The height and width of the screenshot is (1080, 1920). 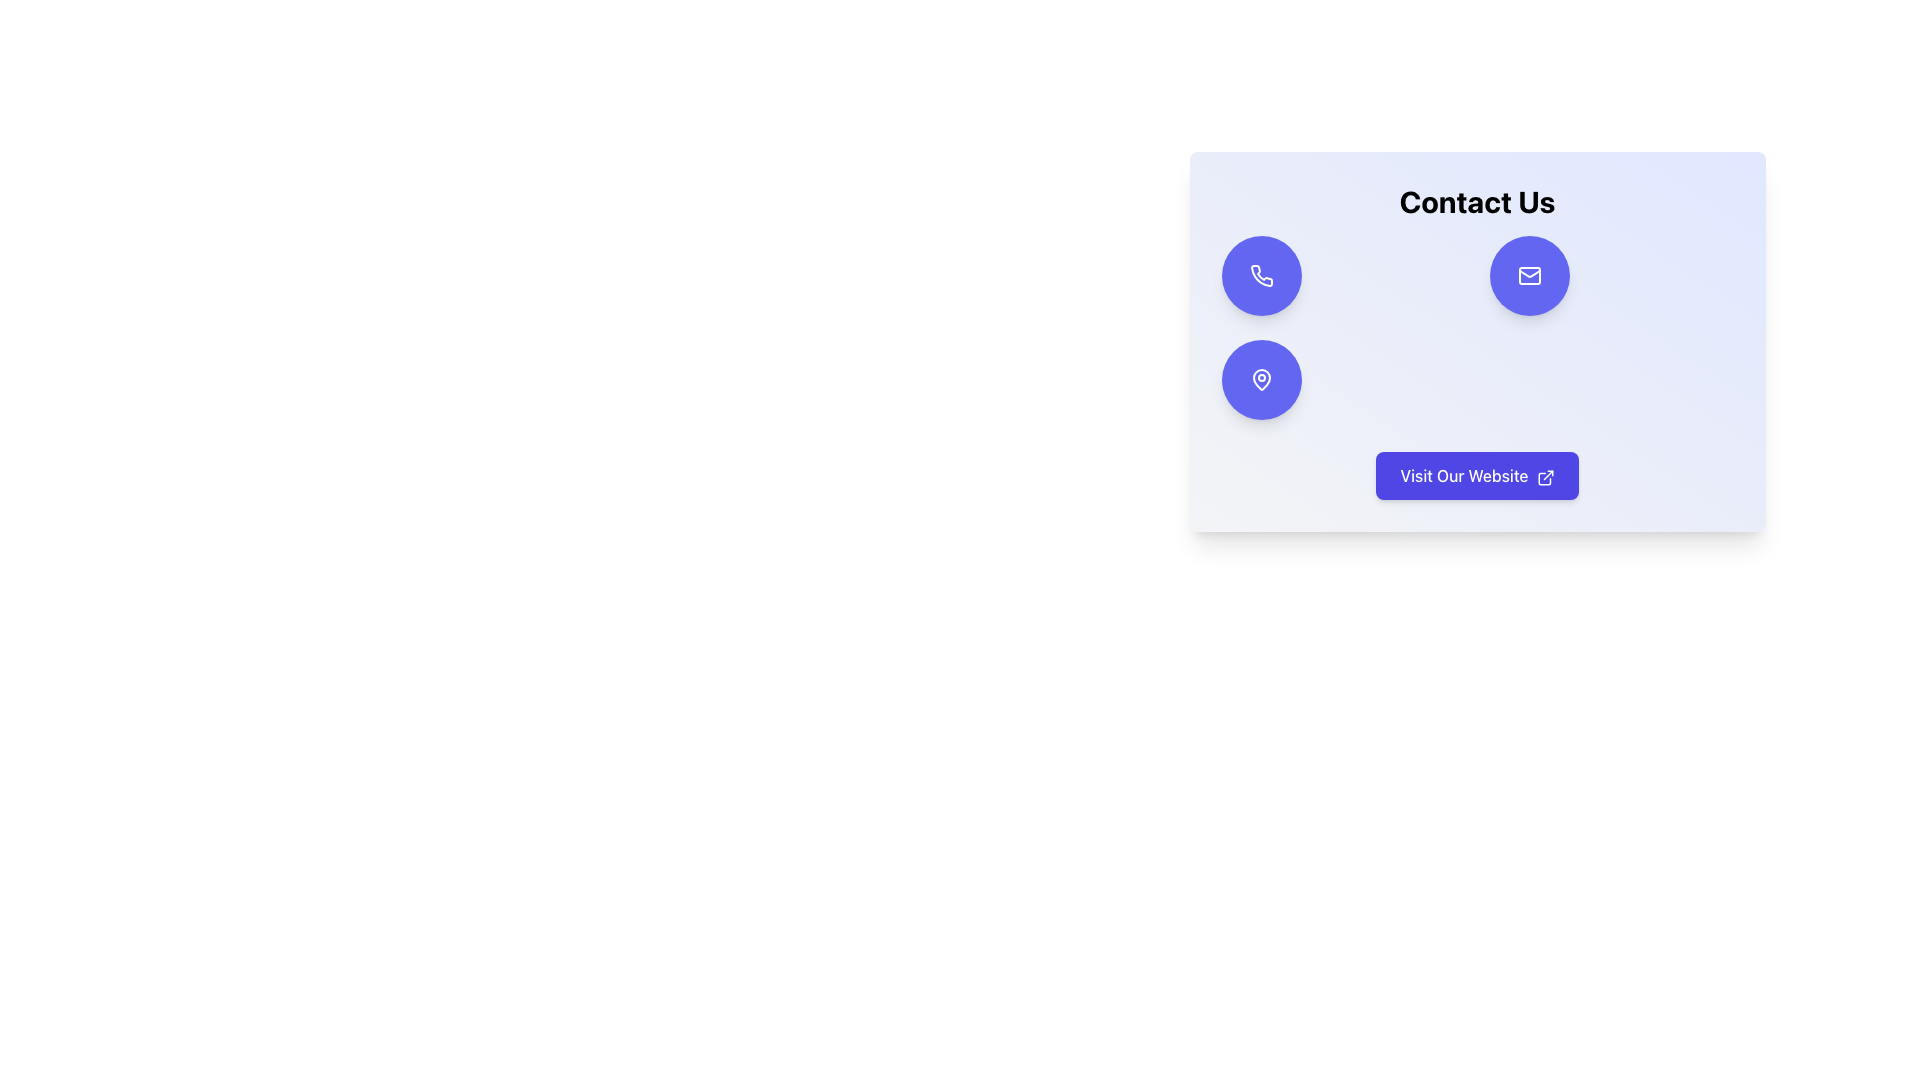 I want to click on the circular deep indigo button with a white phone icon located in the 'Contact Us' section, so click(x=1260, y=276).